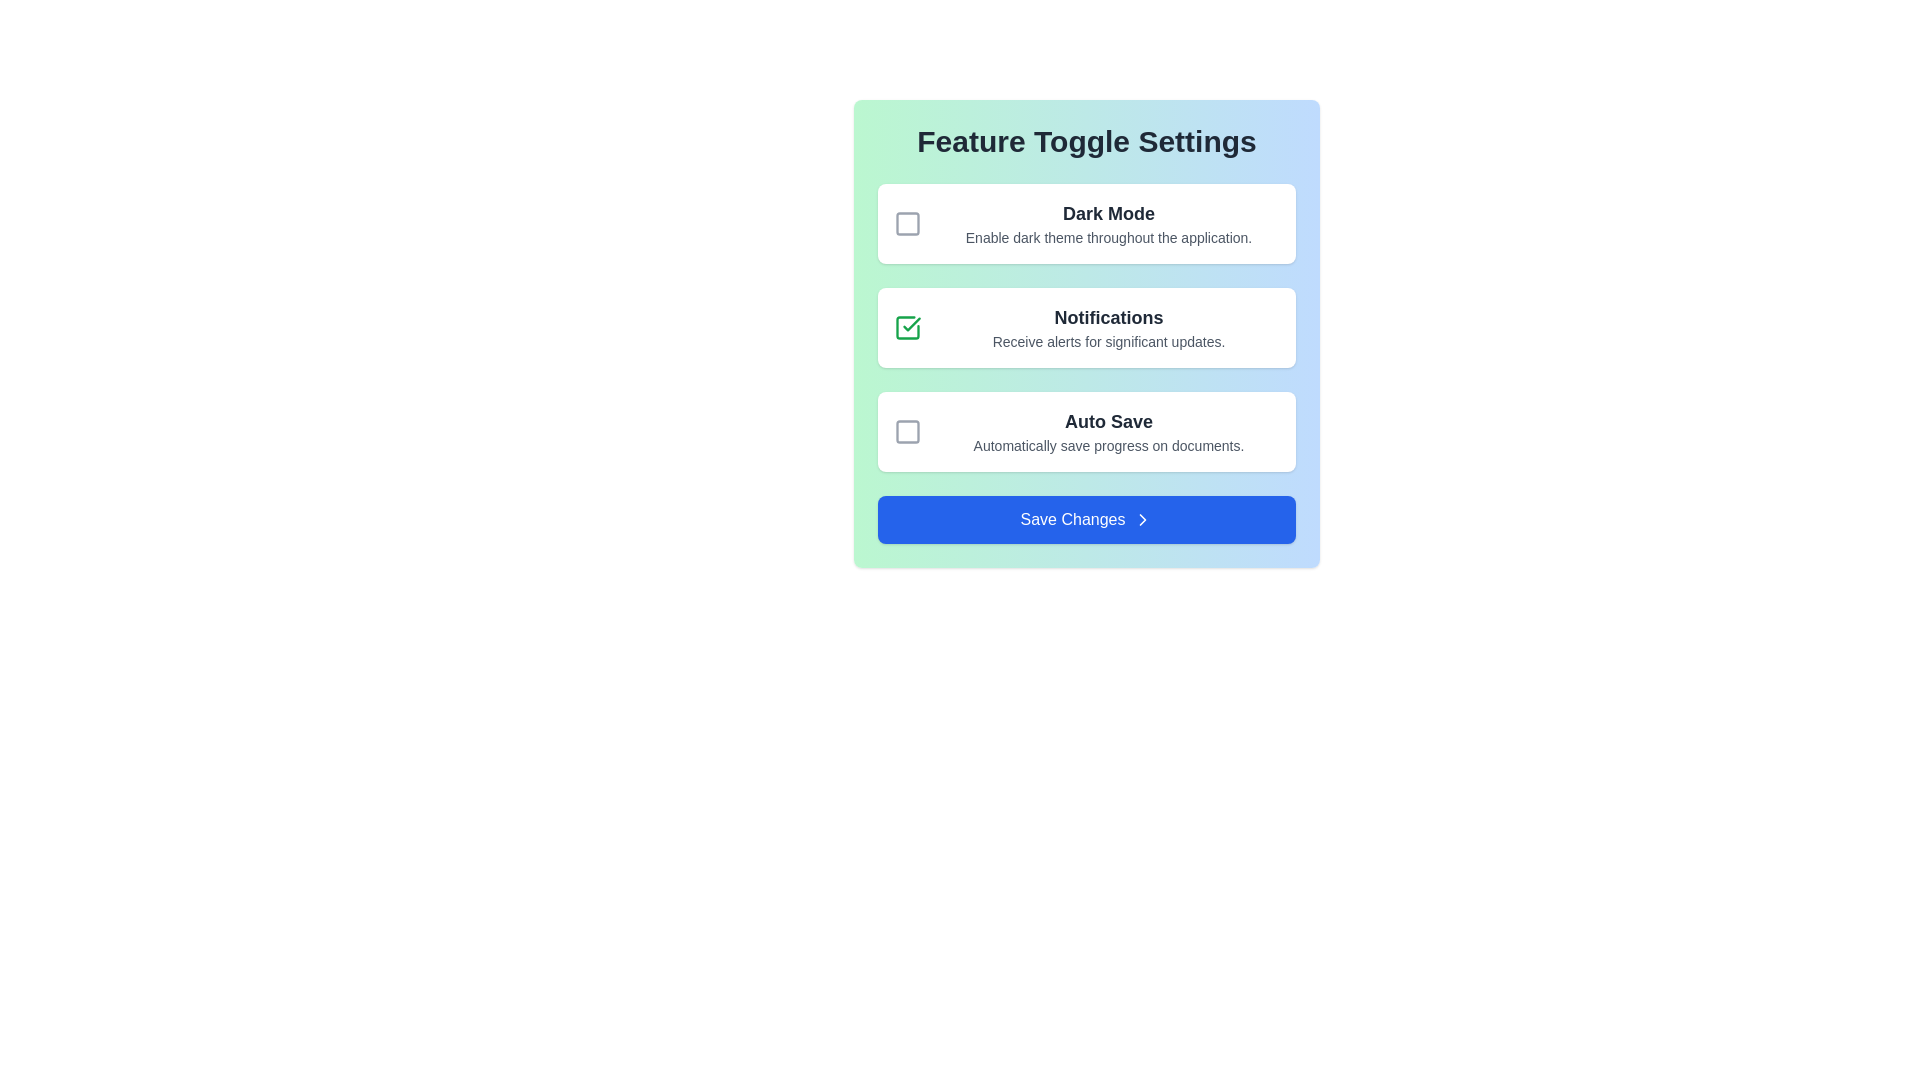 The image size is (1920, 1080). Describe the element at coordinates (906, 223) in the screenshot. I see `the unselected checkbox located in the card titled 'Dark Mode', which is the leftmost interactive component in the topmost card of the feature toggle list` at that location.